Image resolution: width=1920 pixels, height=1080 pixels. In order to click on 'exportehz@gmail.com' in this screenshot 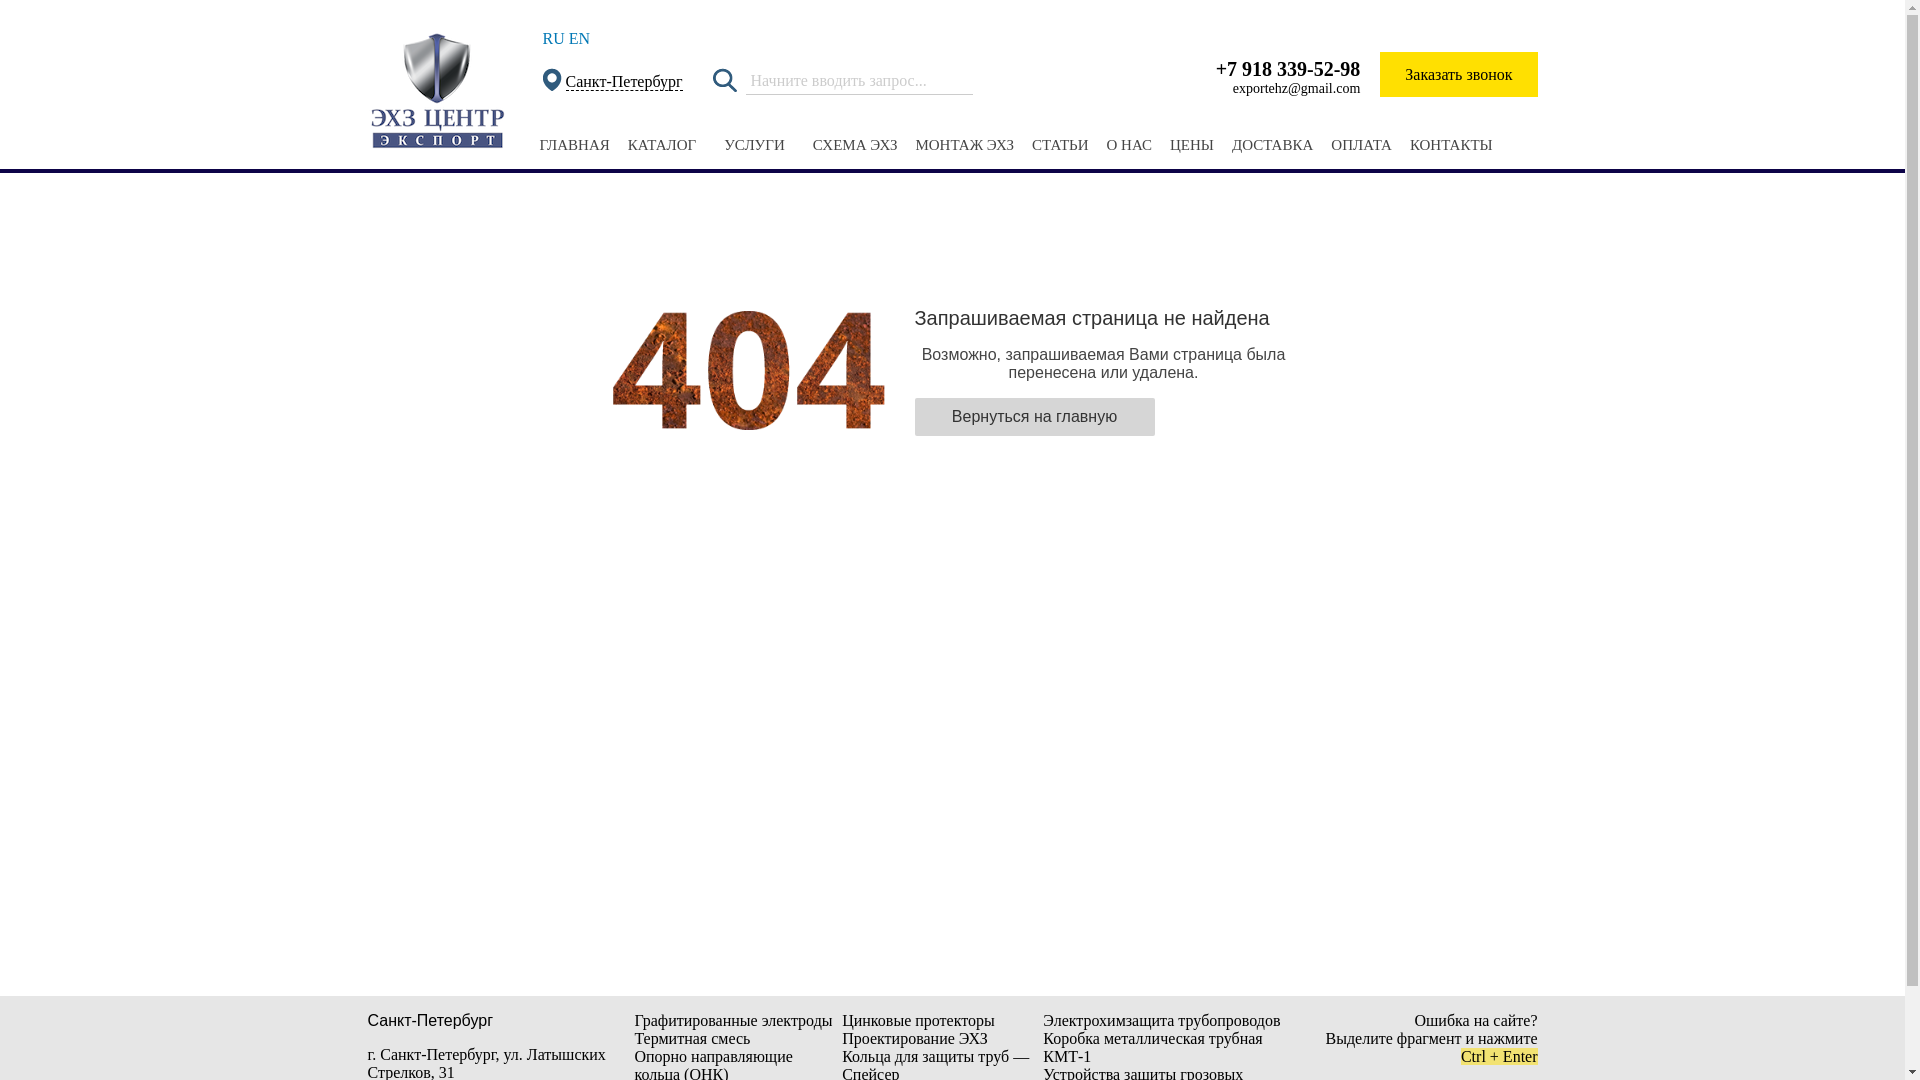, I will do `click(1296, 87)`.